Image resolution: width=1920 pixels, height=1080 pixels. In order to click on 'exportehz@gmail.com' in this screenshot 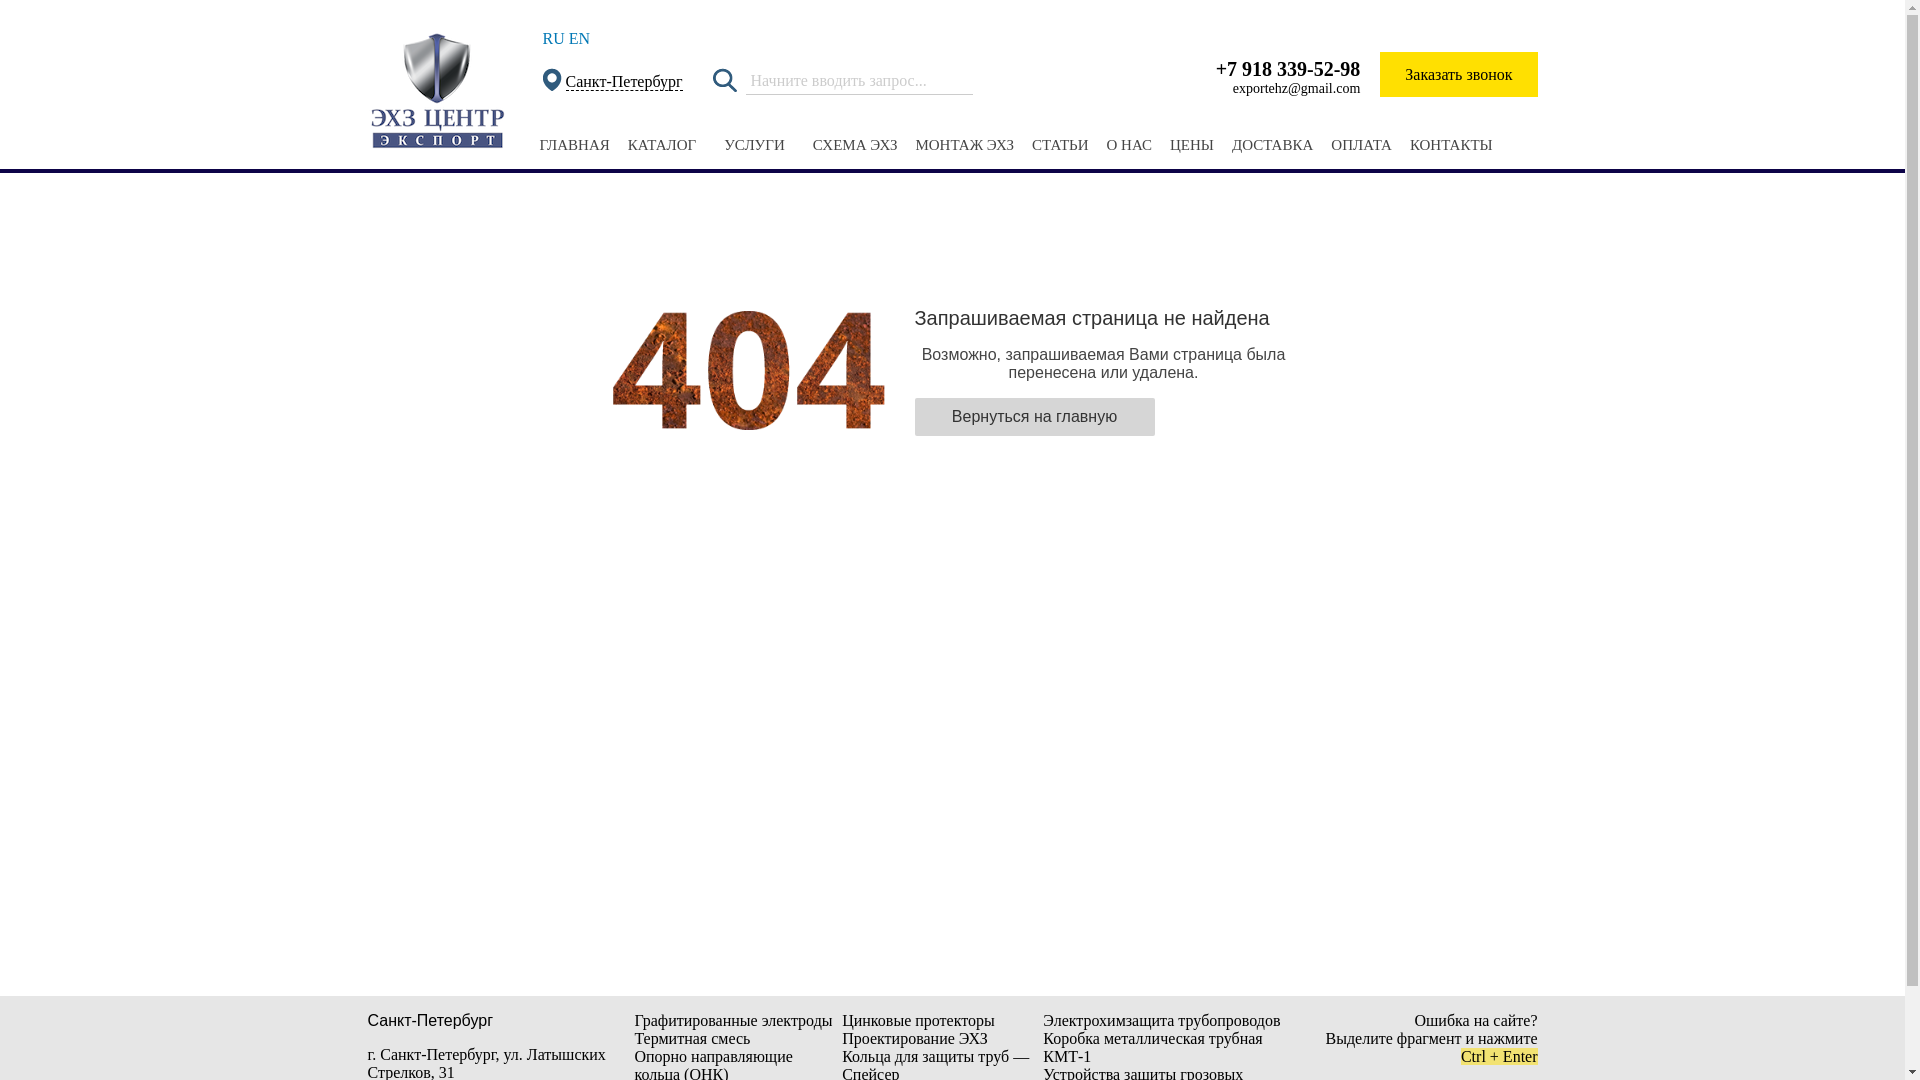, I will do `click(1296, 87)`.